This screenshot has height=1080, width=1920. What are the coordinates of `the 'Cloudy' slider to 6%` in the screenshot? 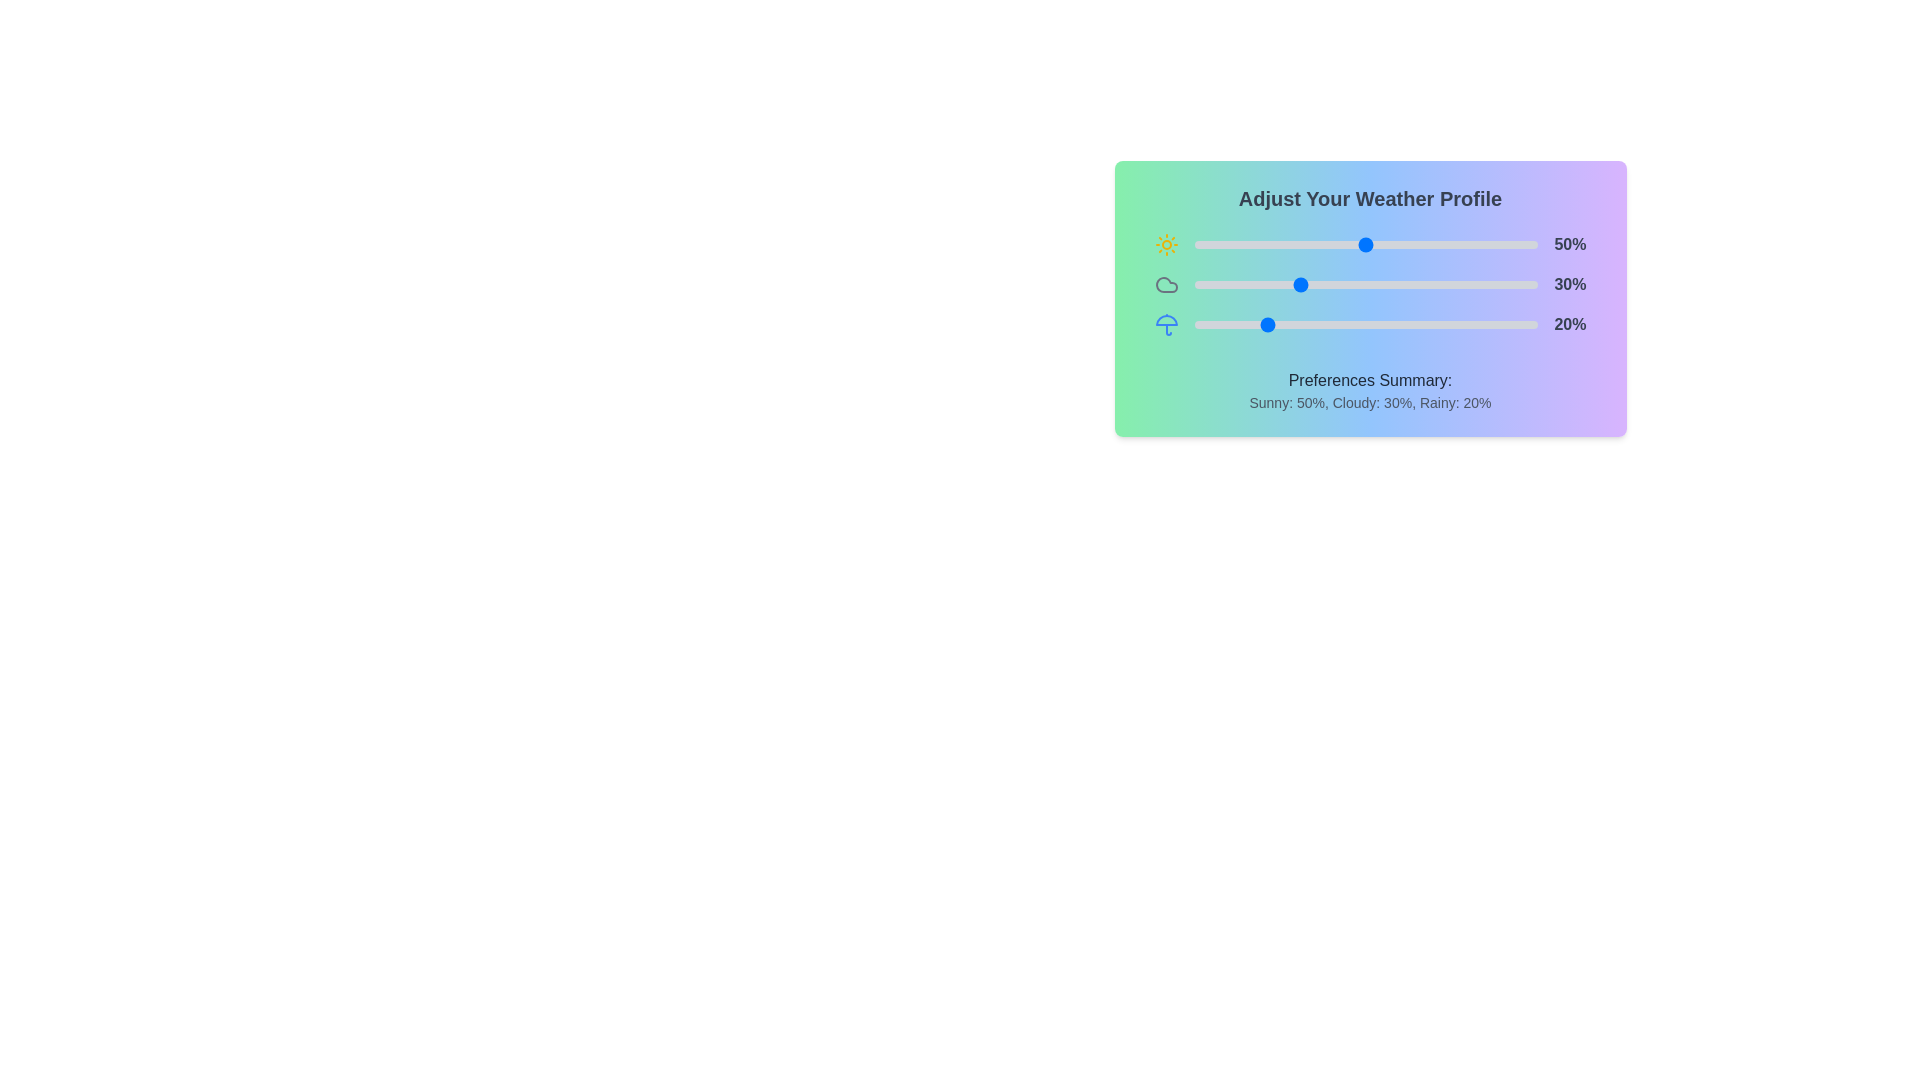 It's located at (1214, 285).